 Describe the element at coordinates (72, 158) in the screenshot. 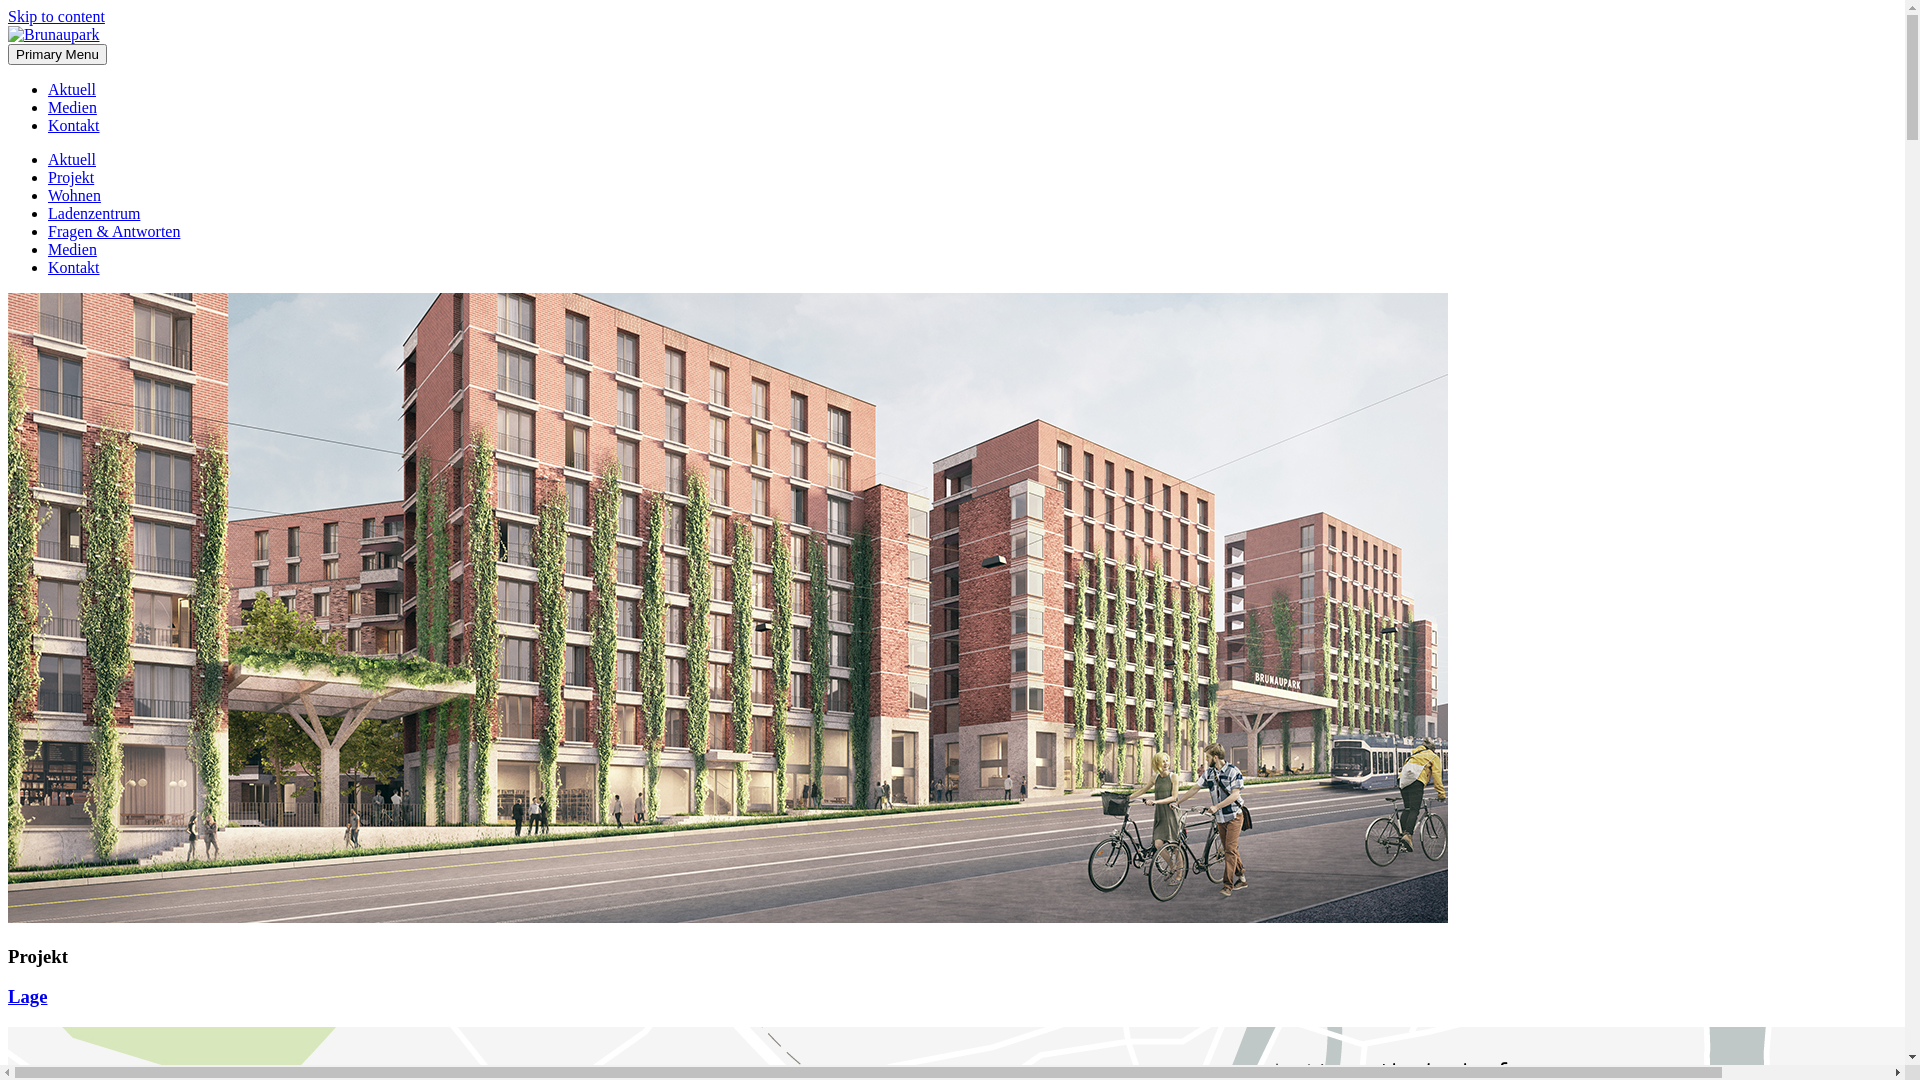

I see `'Aktuell'` at that location.